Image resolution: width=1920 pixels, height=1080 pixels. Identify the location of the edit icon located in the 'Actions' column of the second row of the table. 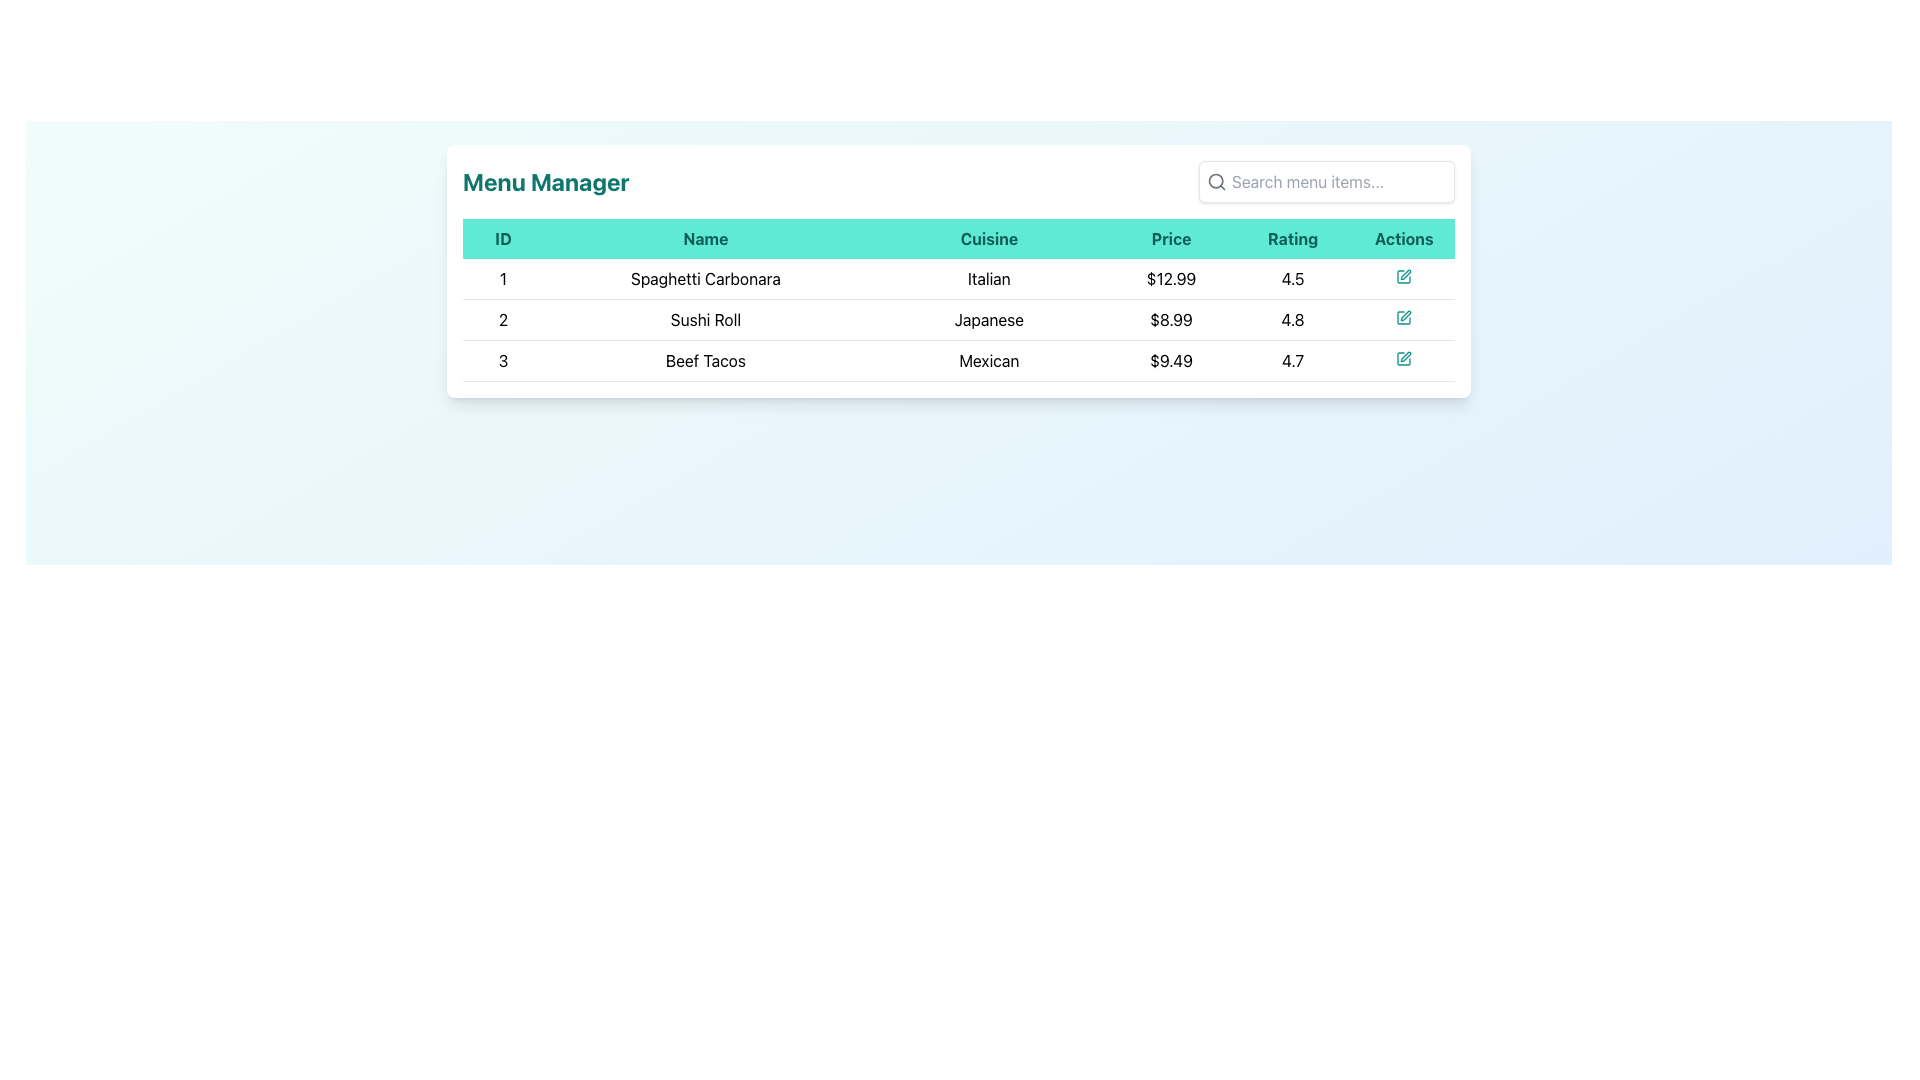
(1405, 315).